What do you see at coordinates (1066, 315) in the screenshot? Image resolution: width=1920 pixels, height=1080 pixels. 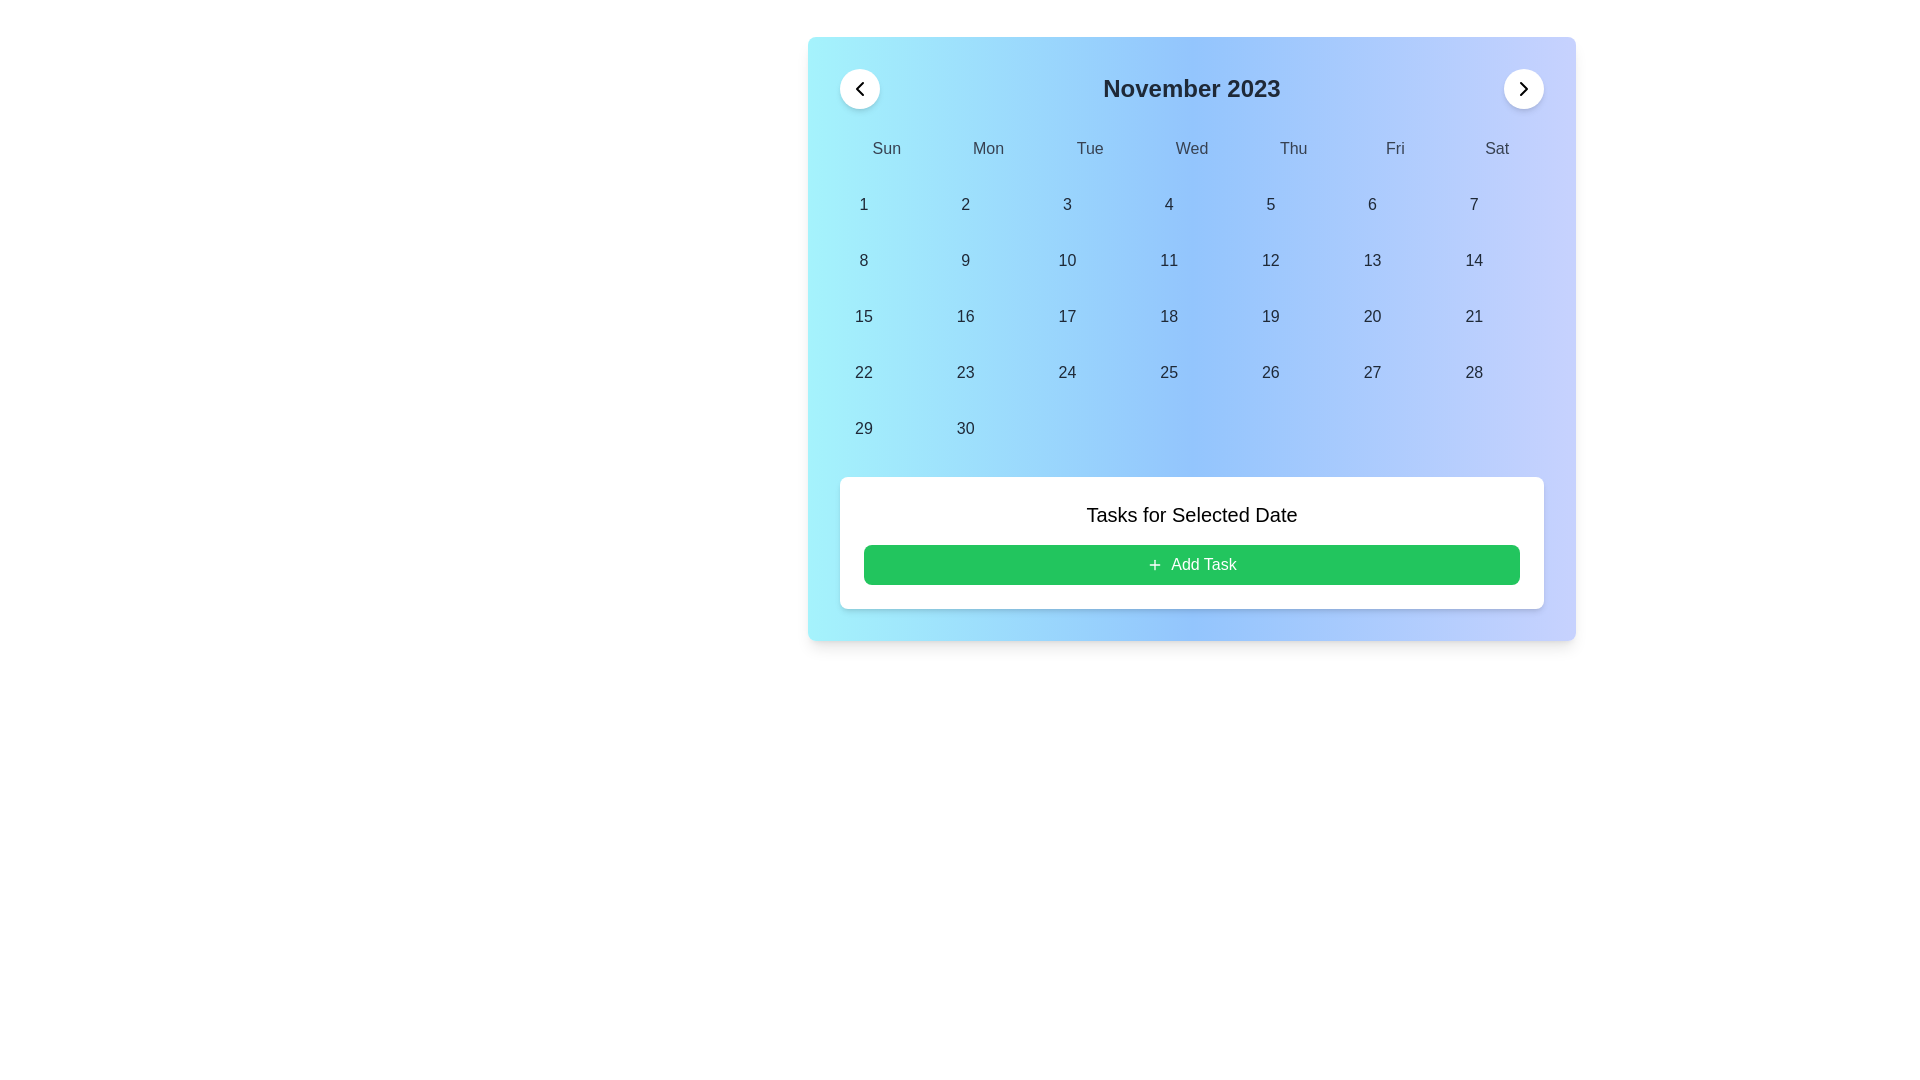 I see `the button representing the date '17' in the calendar grid` at bounding box center [1066, 315].